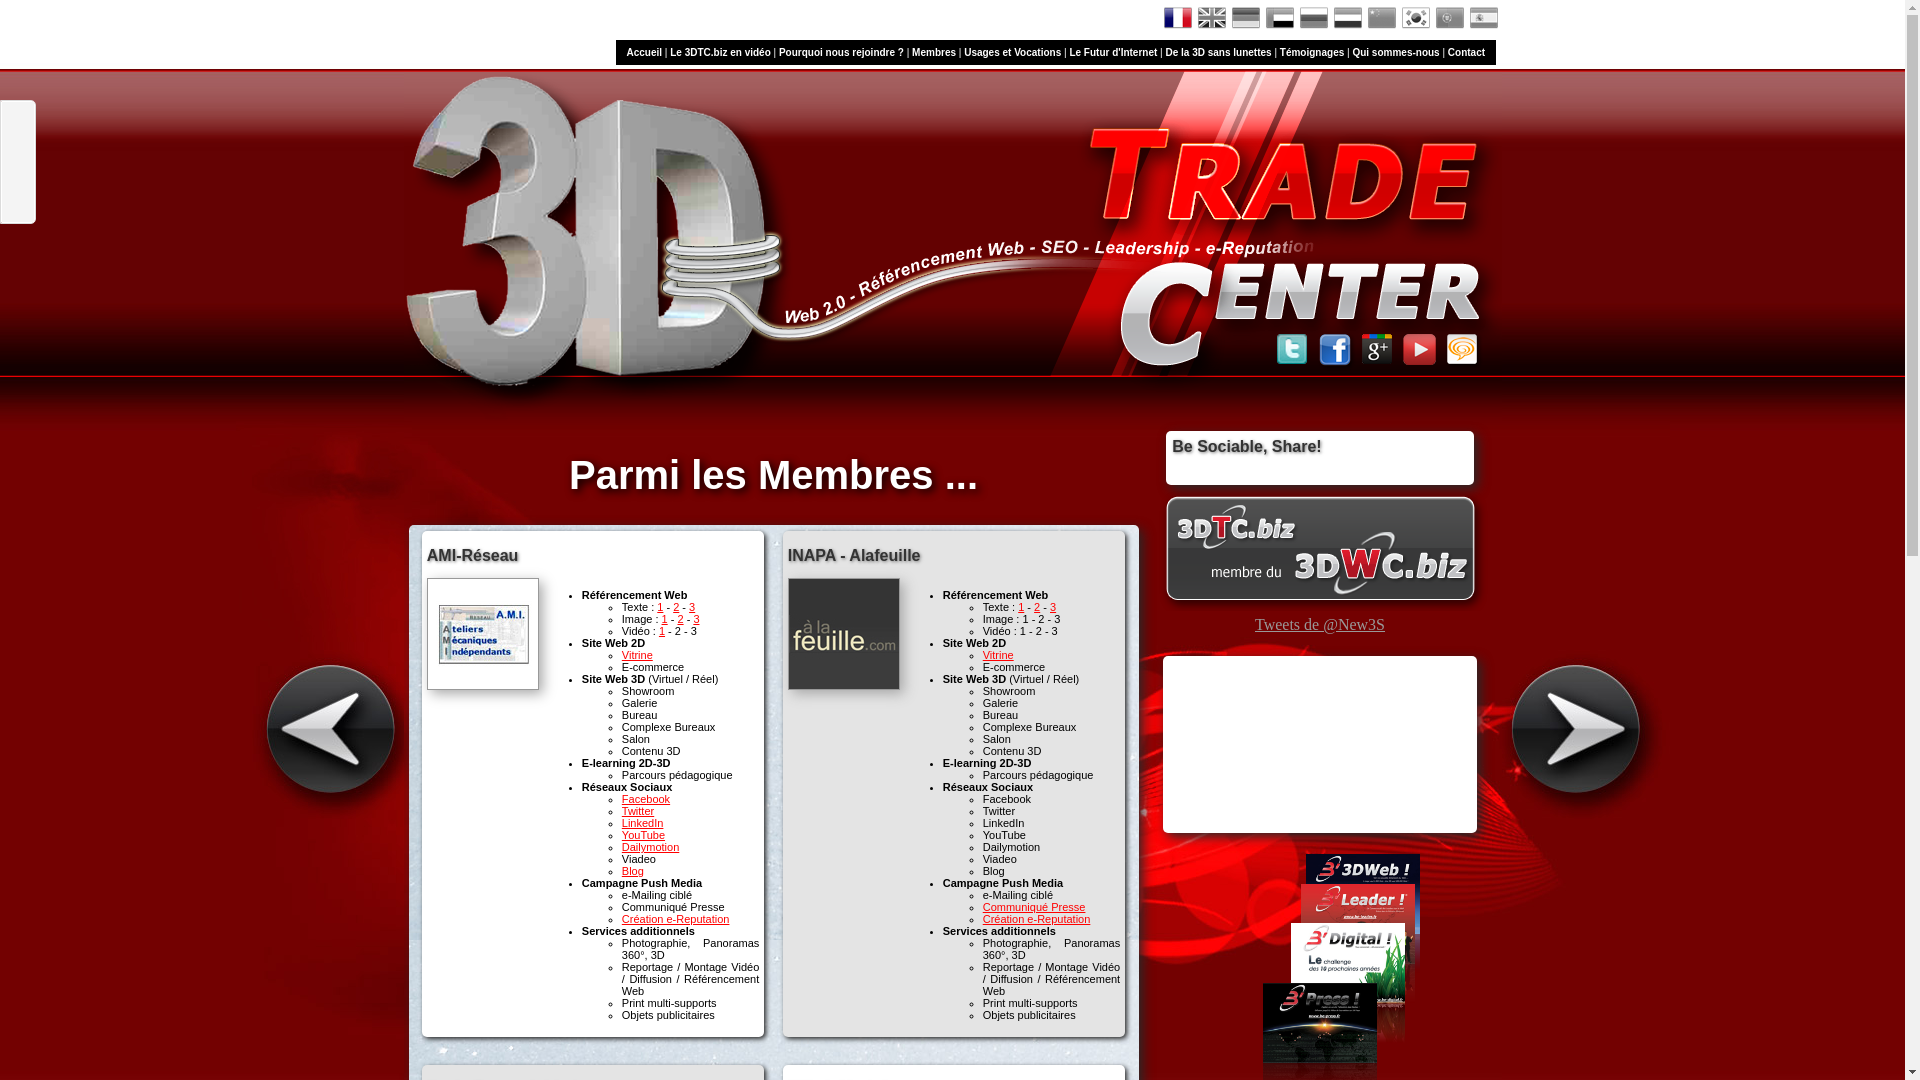 Image resolution: width=1920 pixels, height=1080 pixels. I want to click on 'Twitter', so click(637, 810).